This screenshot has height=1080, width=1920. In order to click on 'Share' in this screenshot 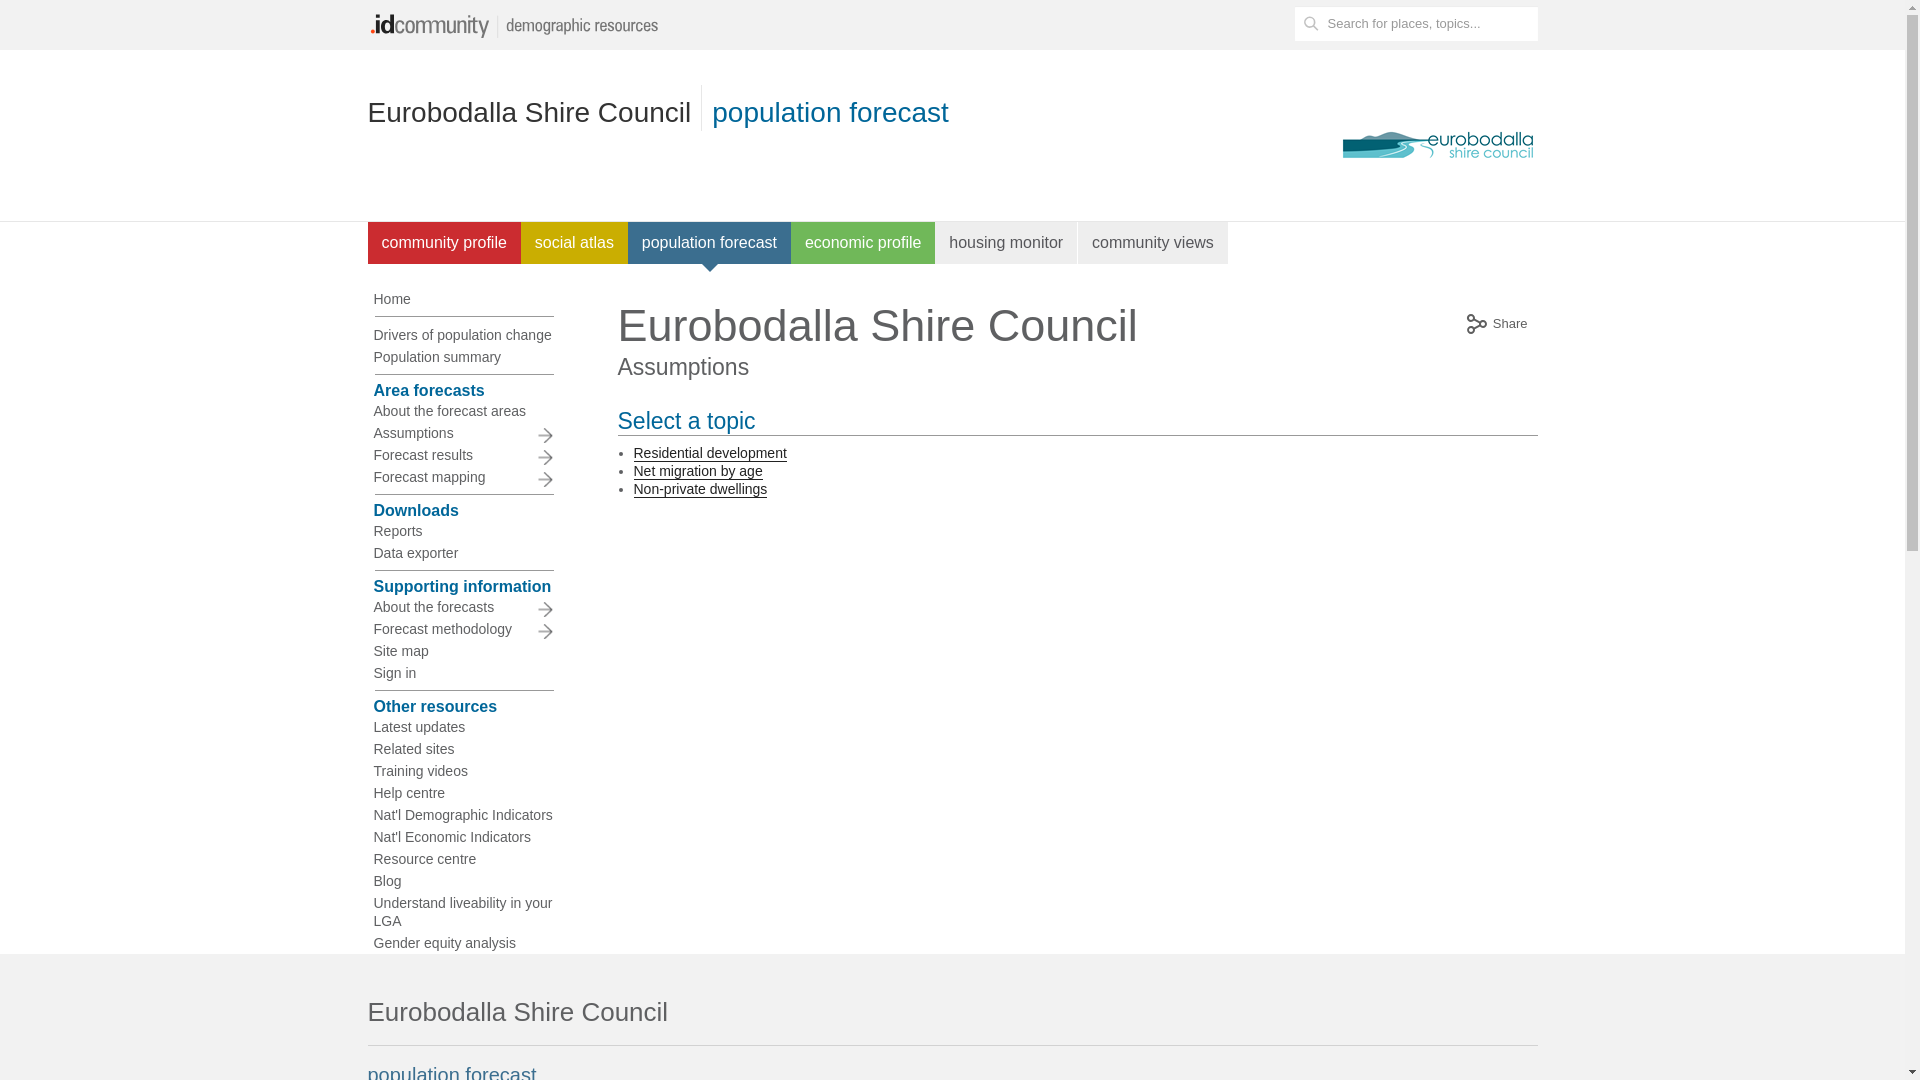, I will do `click(1496, 325)`.